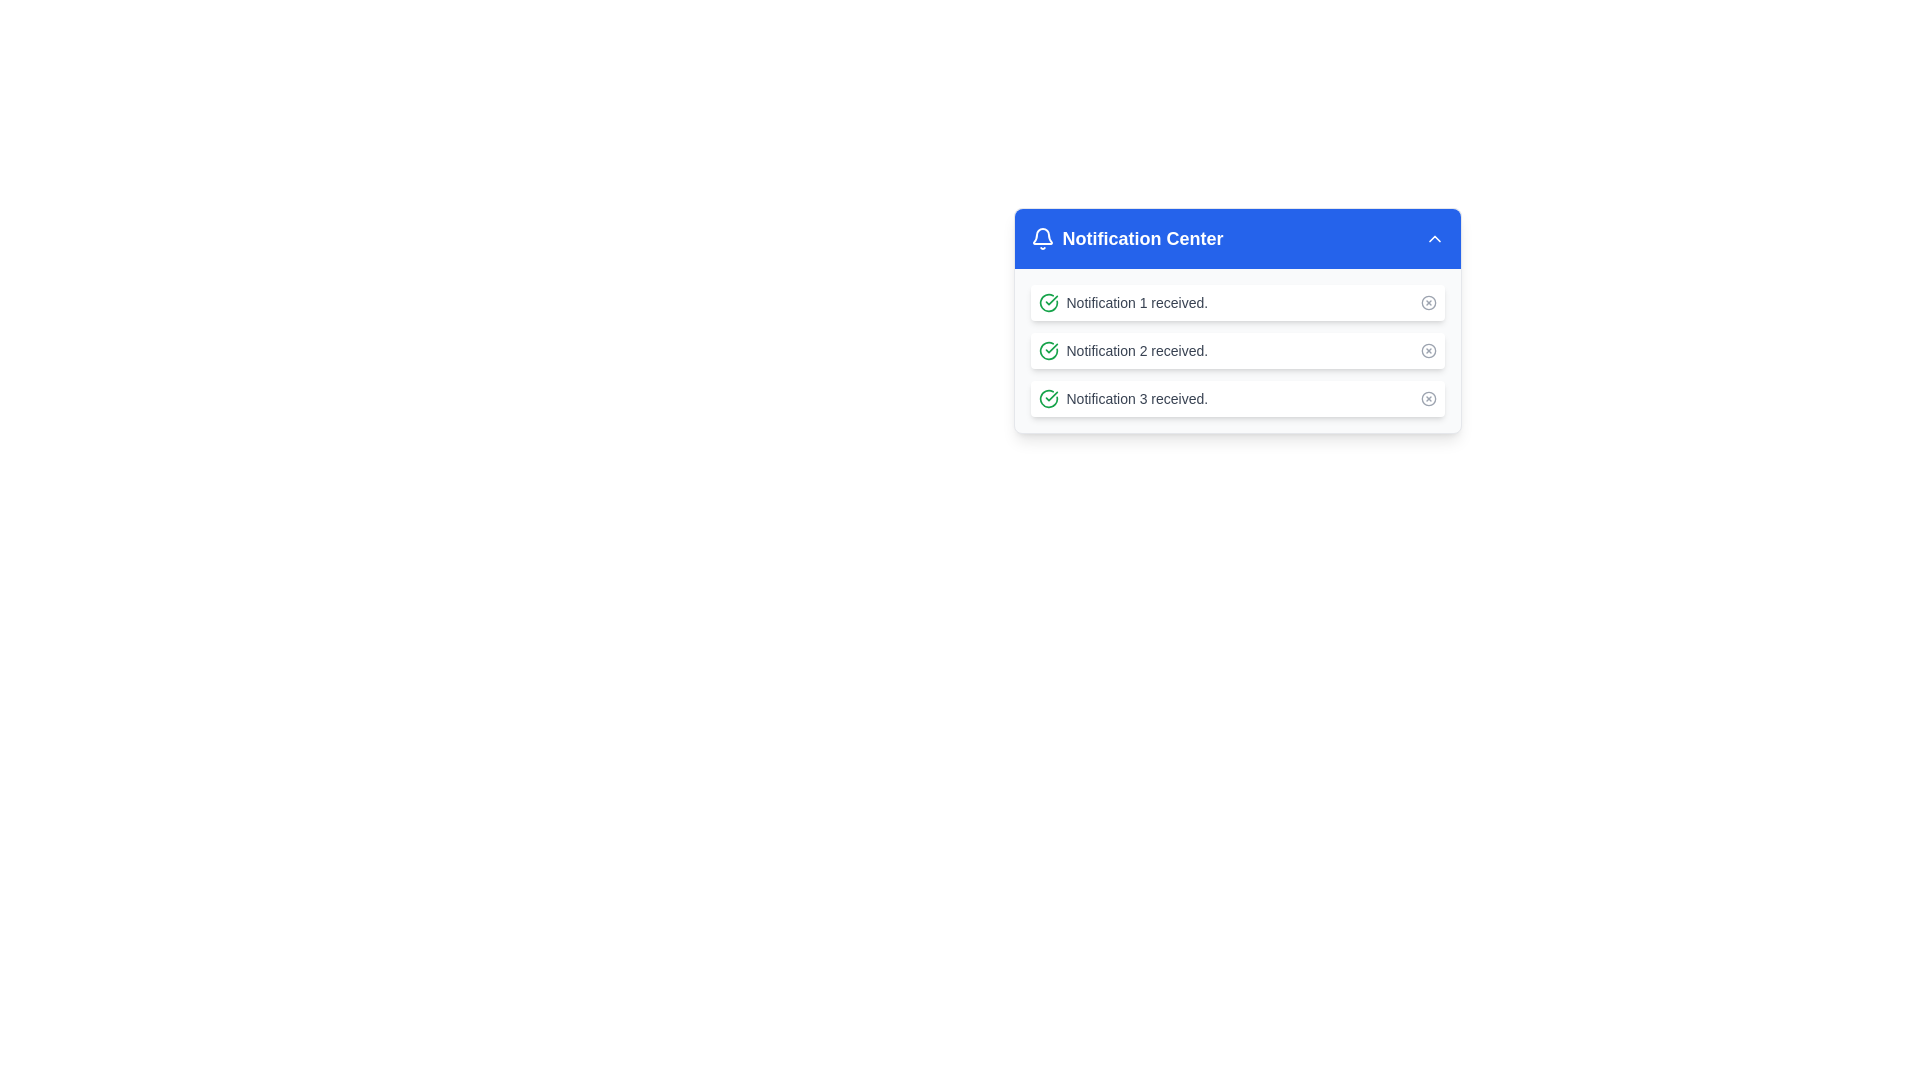 The height and width of the screenshot is (1080, 1920). I want to click on the text label reading 'Notification 2 received.', which is styled with a small, gray font and is located to the immediate right of a green checkmark icon in the notification center, so click(1137, 350).